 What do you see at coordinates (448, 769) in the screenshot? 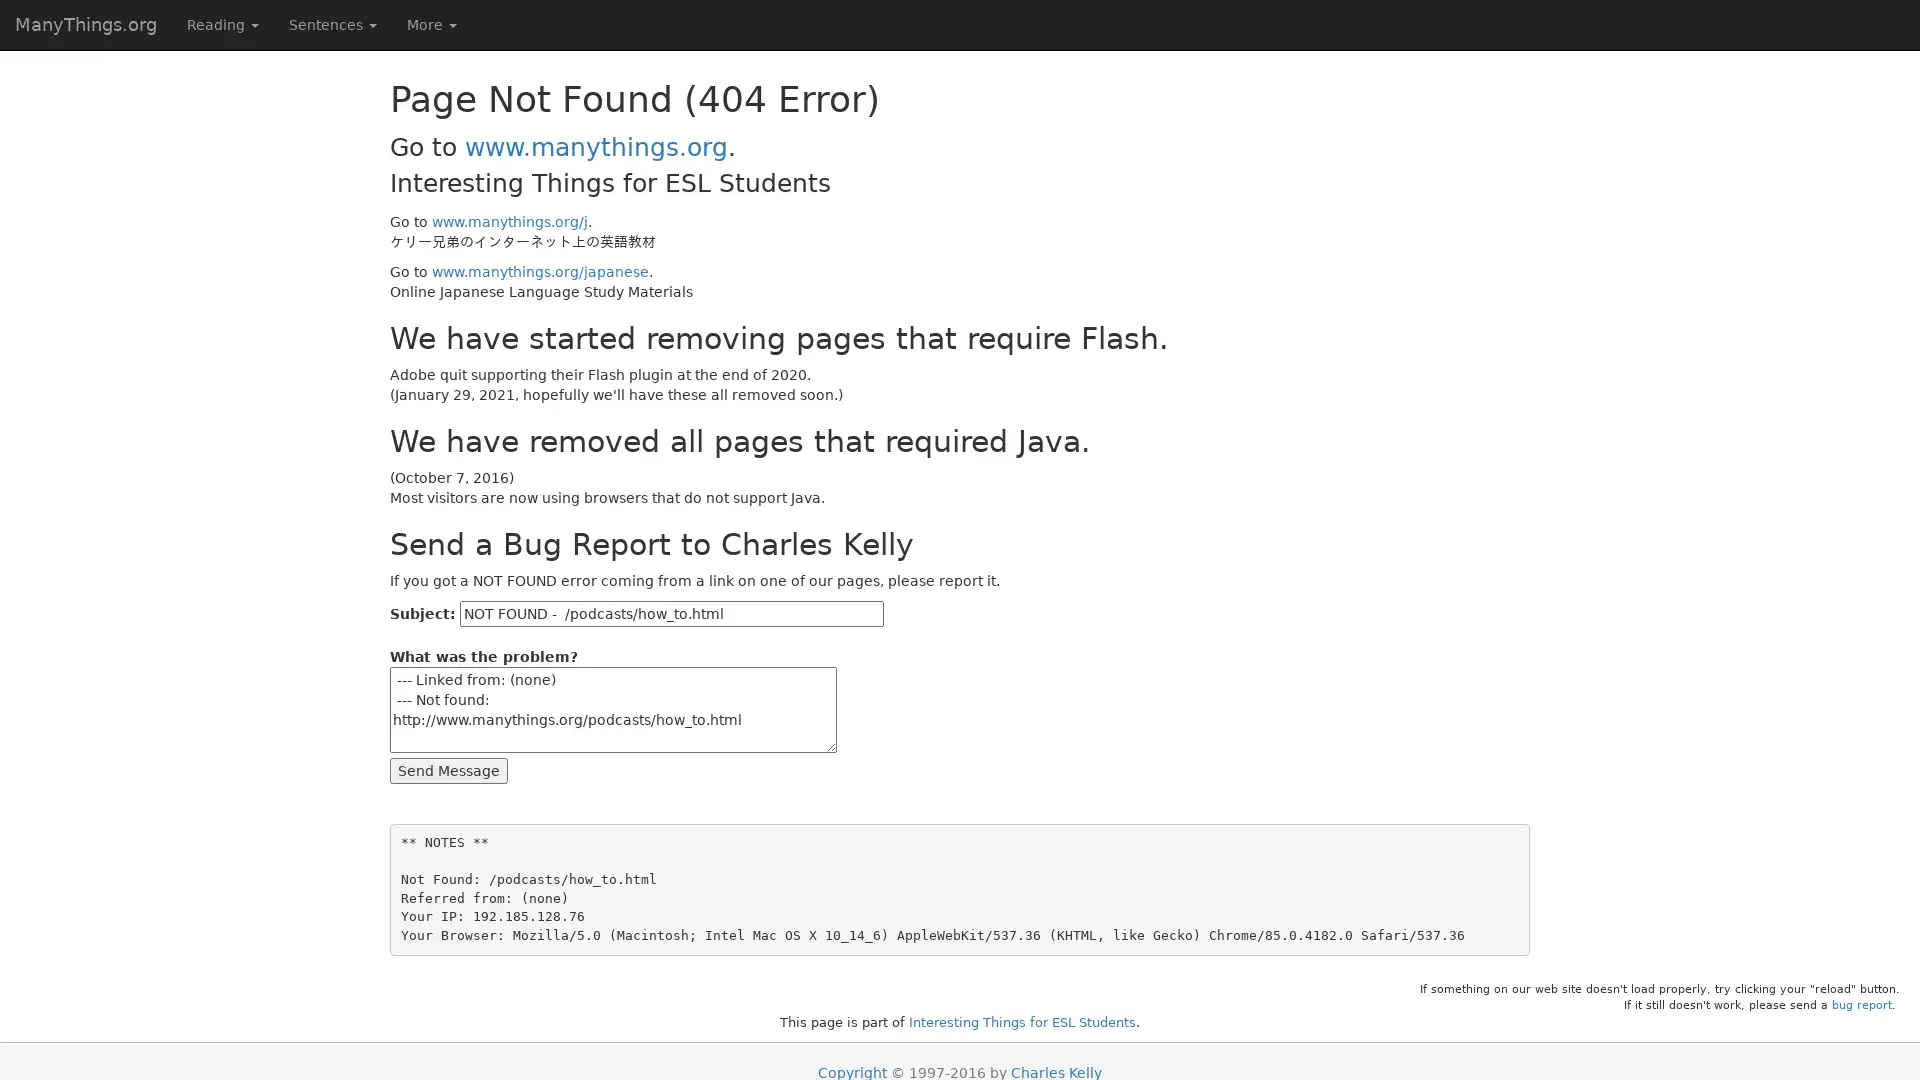
I see `Send Message` at bounding box center [448, 769].